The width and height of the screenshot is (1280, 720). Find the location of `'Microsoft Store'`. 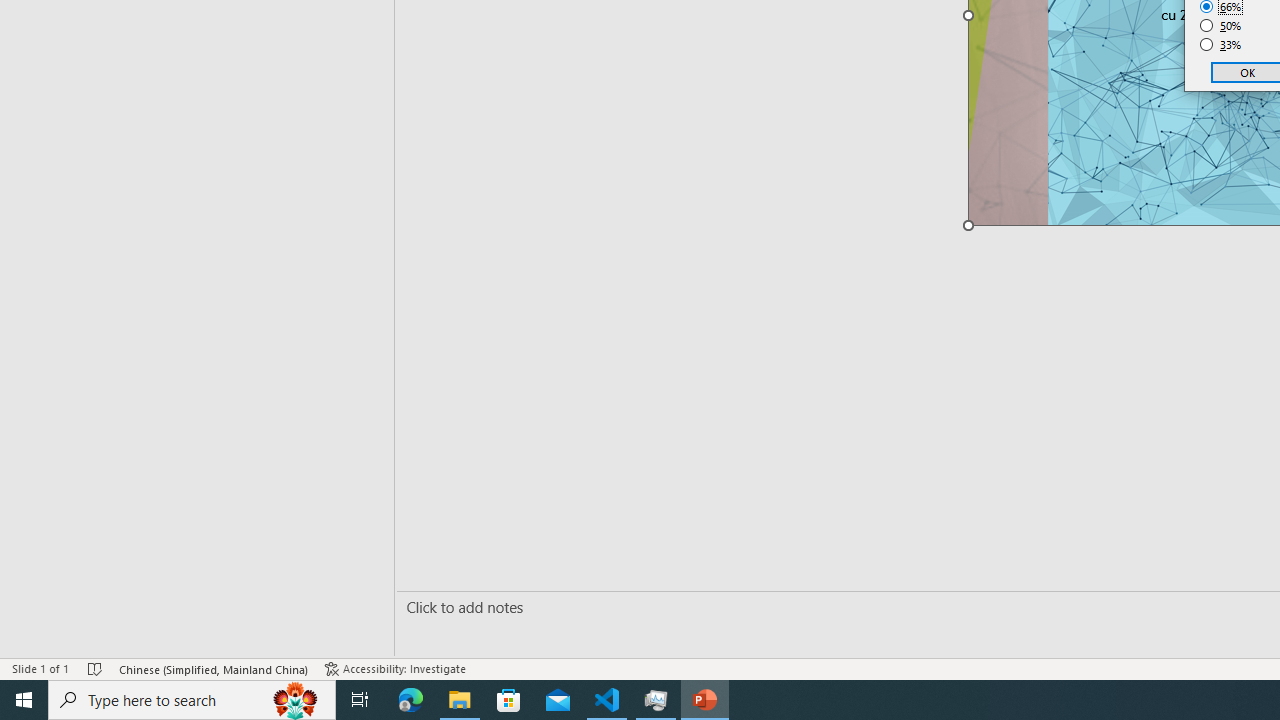

'Microsoft Store' is located at coordinates (509, 698).